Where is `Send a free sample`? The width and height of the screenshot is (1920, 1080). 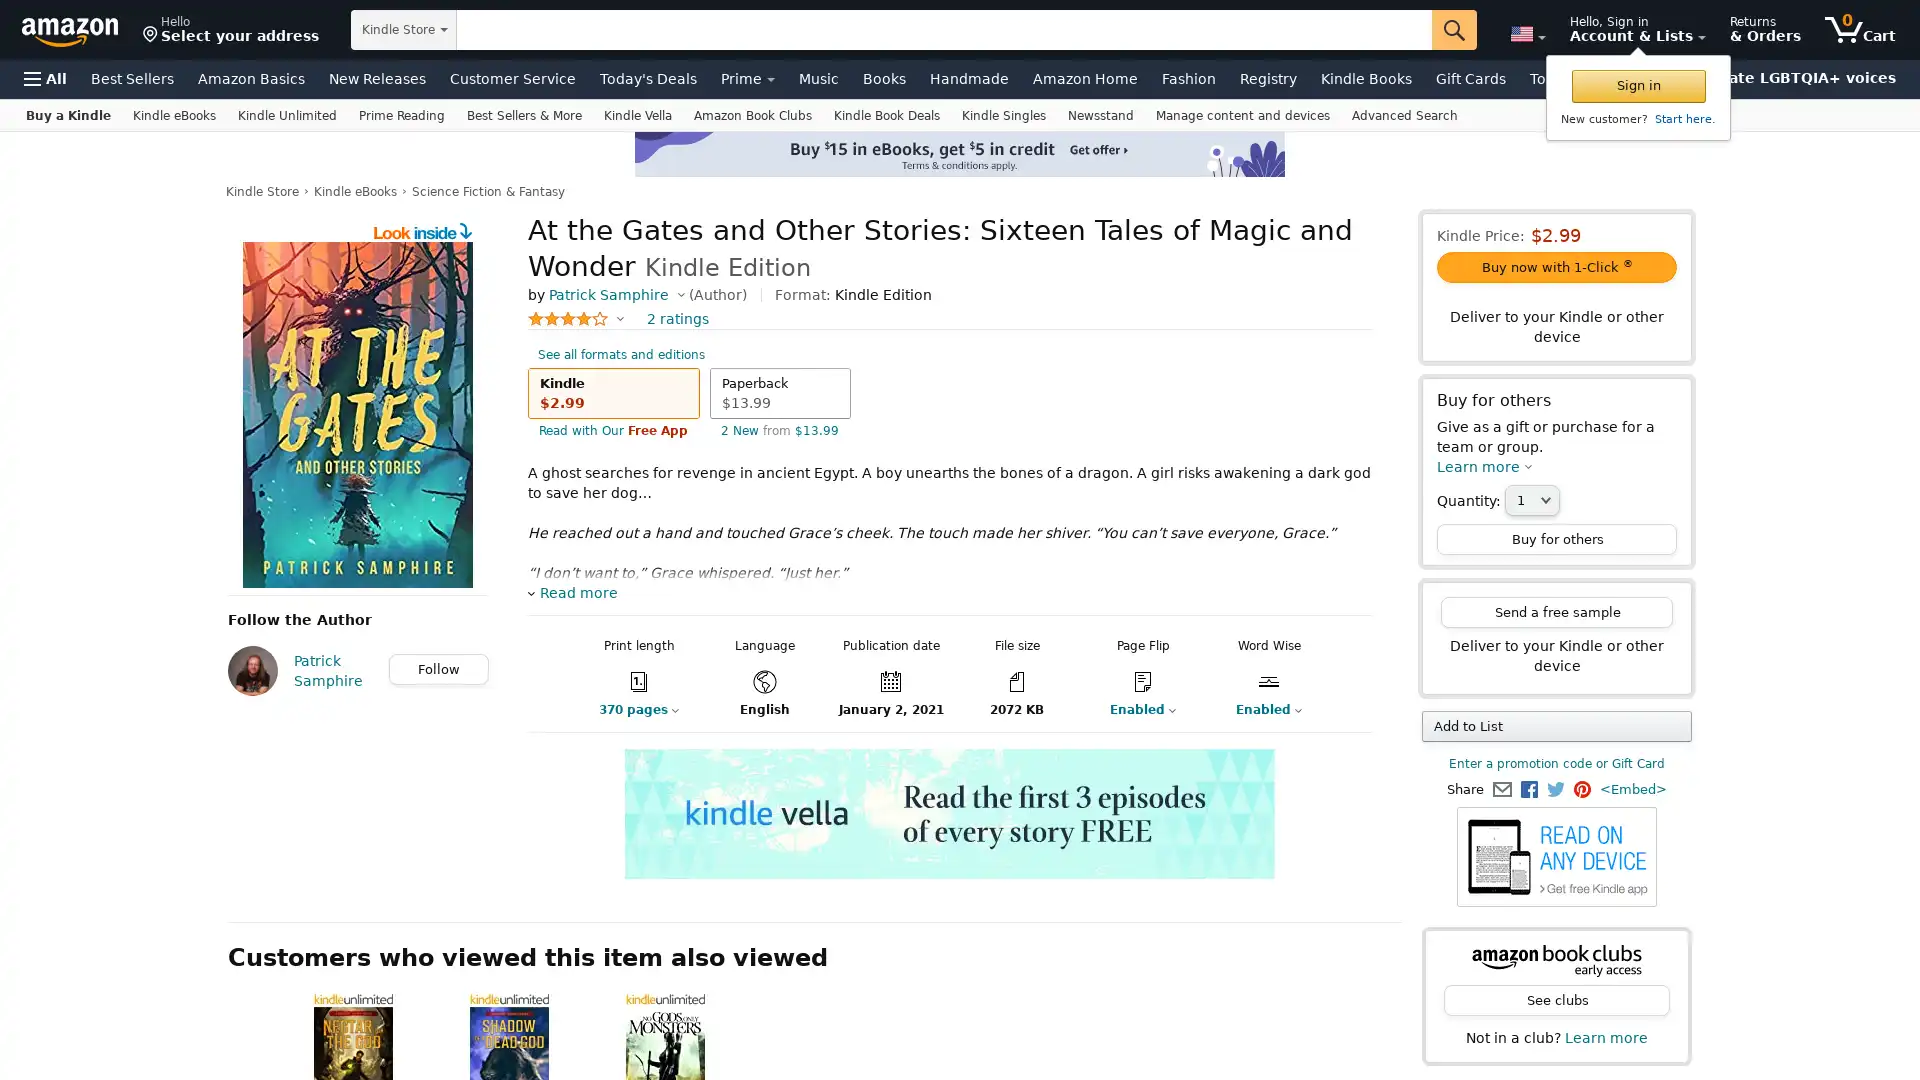
Send a free sample is located at coordinates (1555, 611).